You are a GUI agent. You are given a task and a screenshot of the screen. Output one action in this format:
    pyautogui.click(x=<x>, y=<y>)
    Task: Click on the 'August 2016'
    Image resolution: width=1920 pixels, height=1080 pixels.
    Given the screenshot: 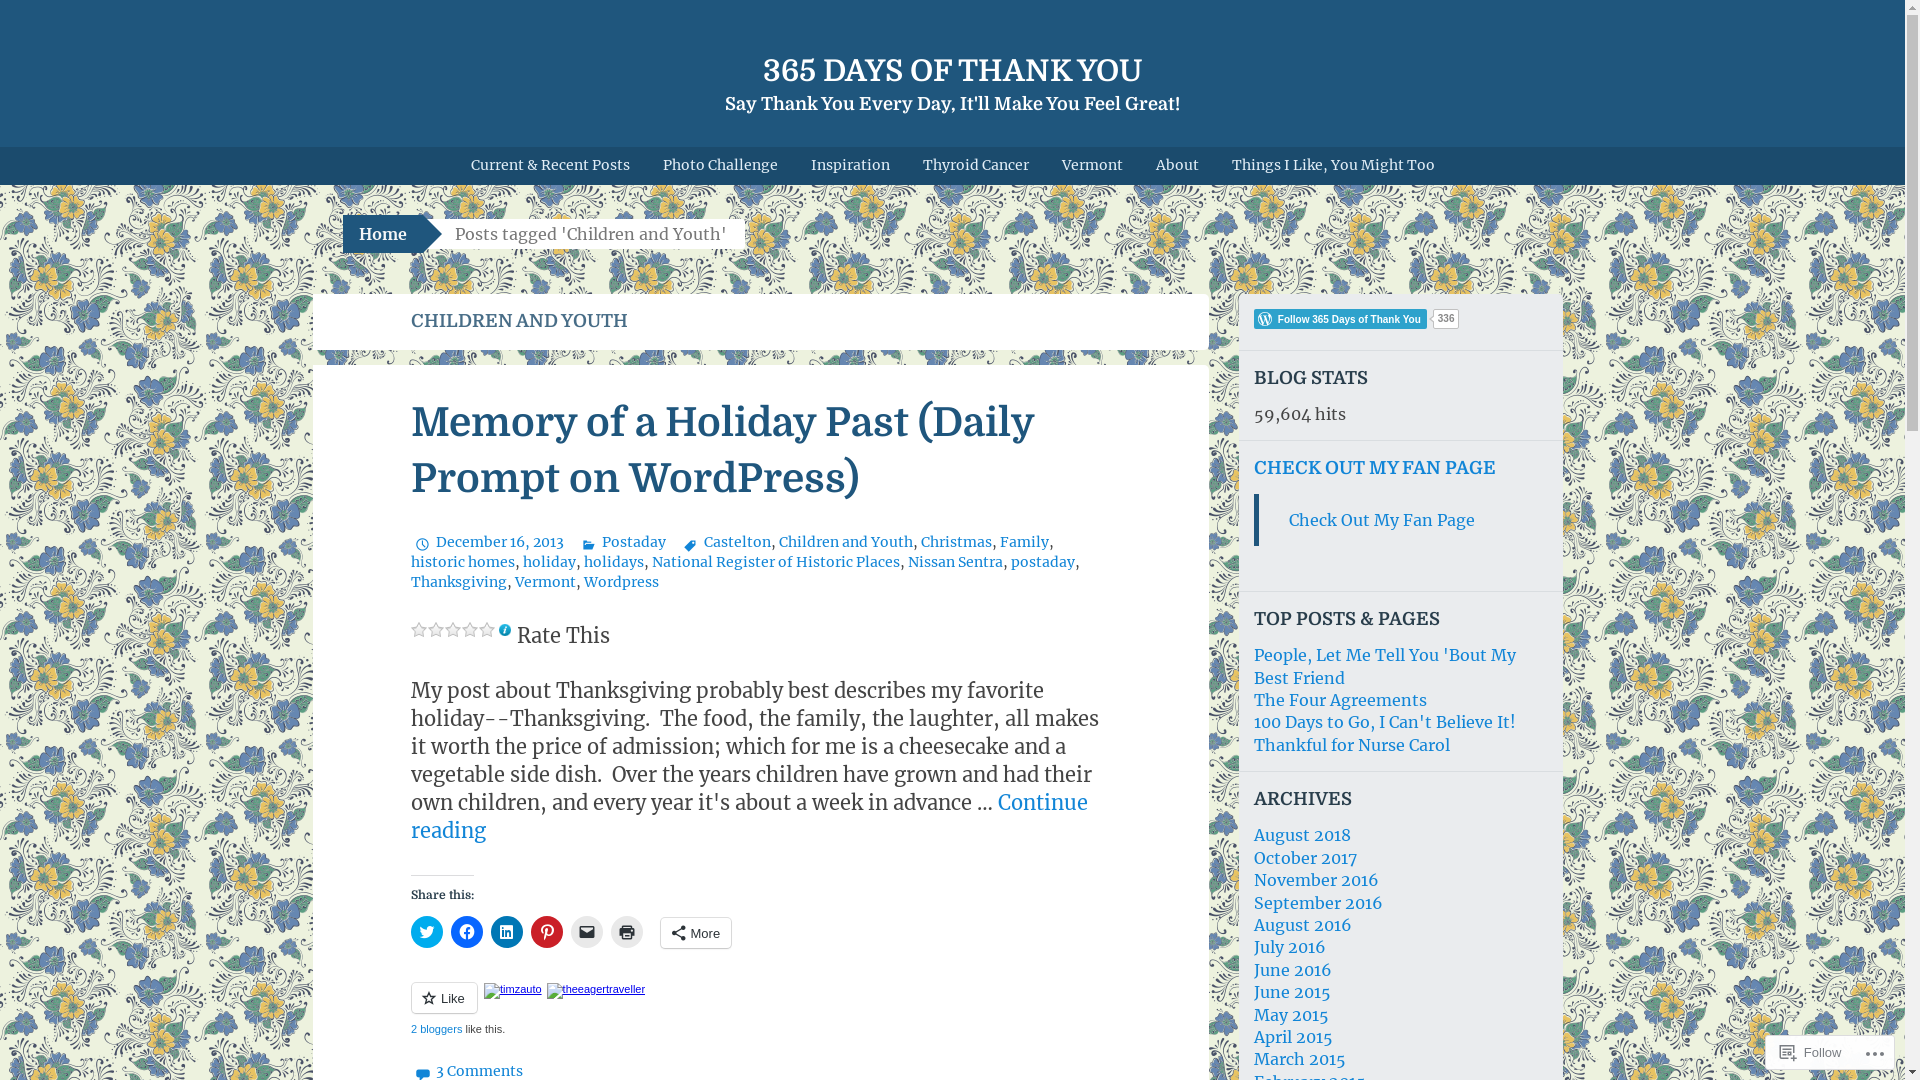 What is the action you would take?
    pyautogui.click(x=1302, y=925)
    